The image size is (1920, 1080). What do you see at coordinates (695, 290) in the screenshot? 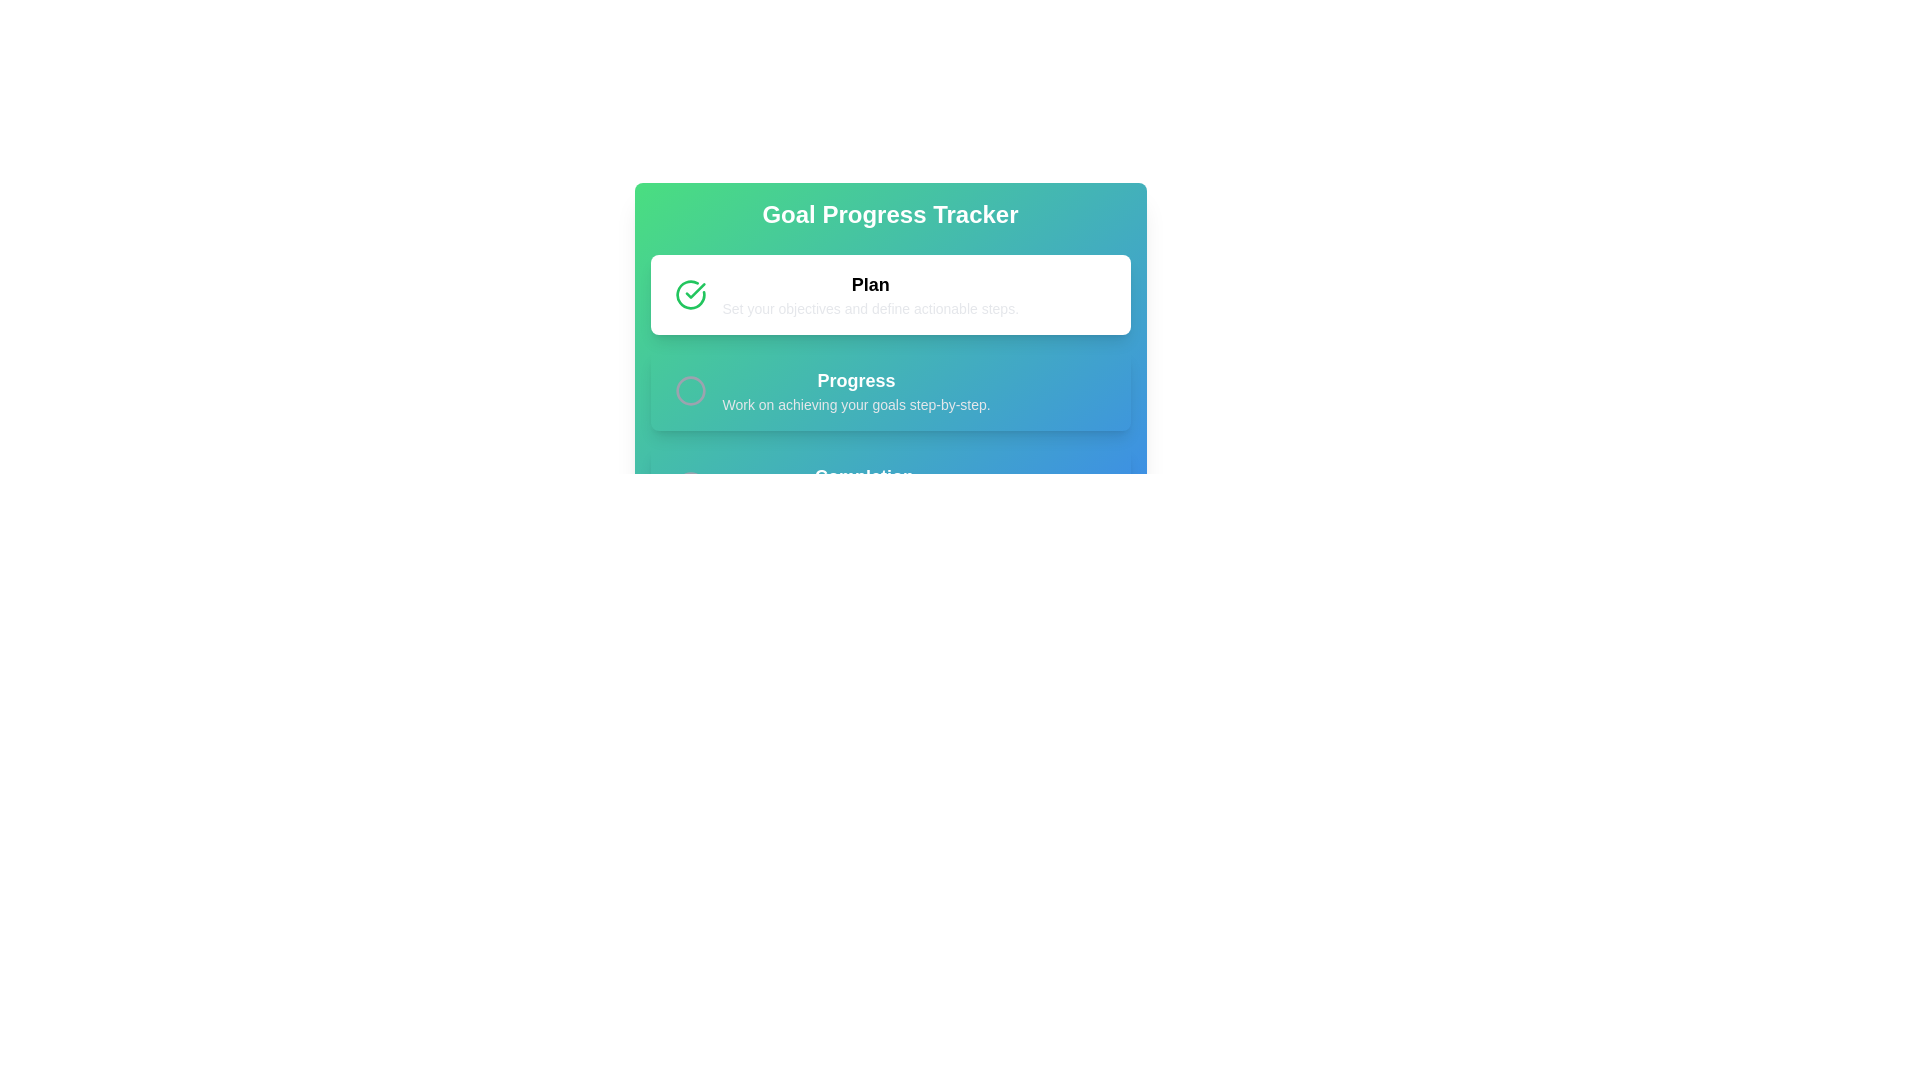
I see `the completion icon located to the left of the 'Plan' heading text in the 'Goal Progress Tracker' interface` at bounding box center [695, 290].